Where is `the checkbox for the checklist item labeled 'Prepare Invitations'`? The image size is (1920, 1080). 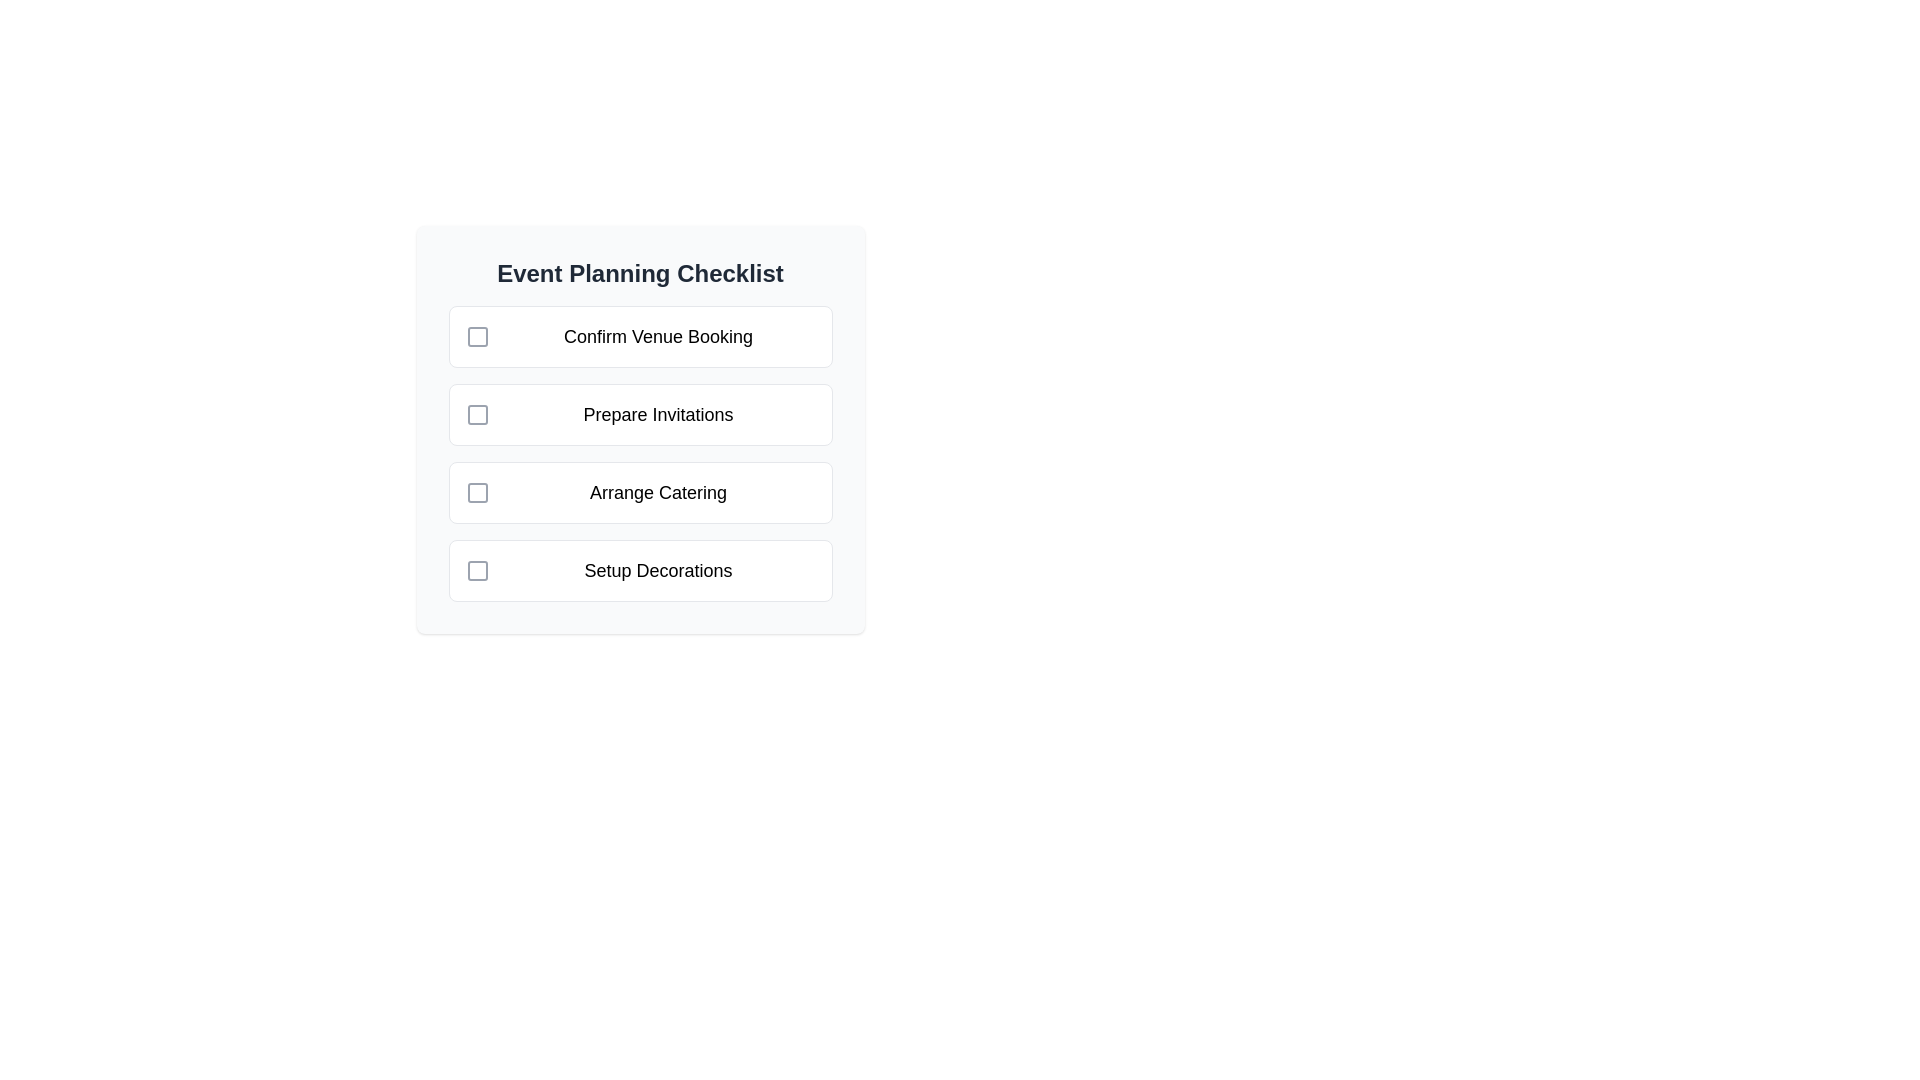
the checkbox for the checklist item labeled 'Prepare Invitations' is located at coordinates (640, 428).